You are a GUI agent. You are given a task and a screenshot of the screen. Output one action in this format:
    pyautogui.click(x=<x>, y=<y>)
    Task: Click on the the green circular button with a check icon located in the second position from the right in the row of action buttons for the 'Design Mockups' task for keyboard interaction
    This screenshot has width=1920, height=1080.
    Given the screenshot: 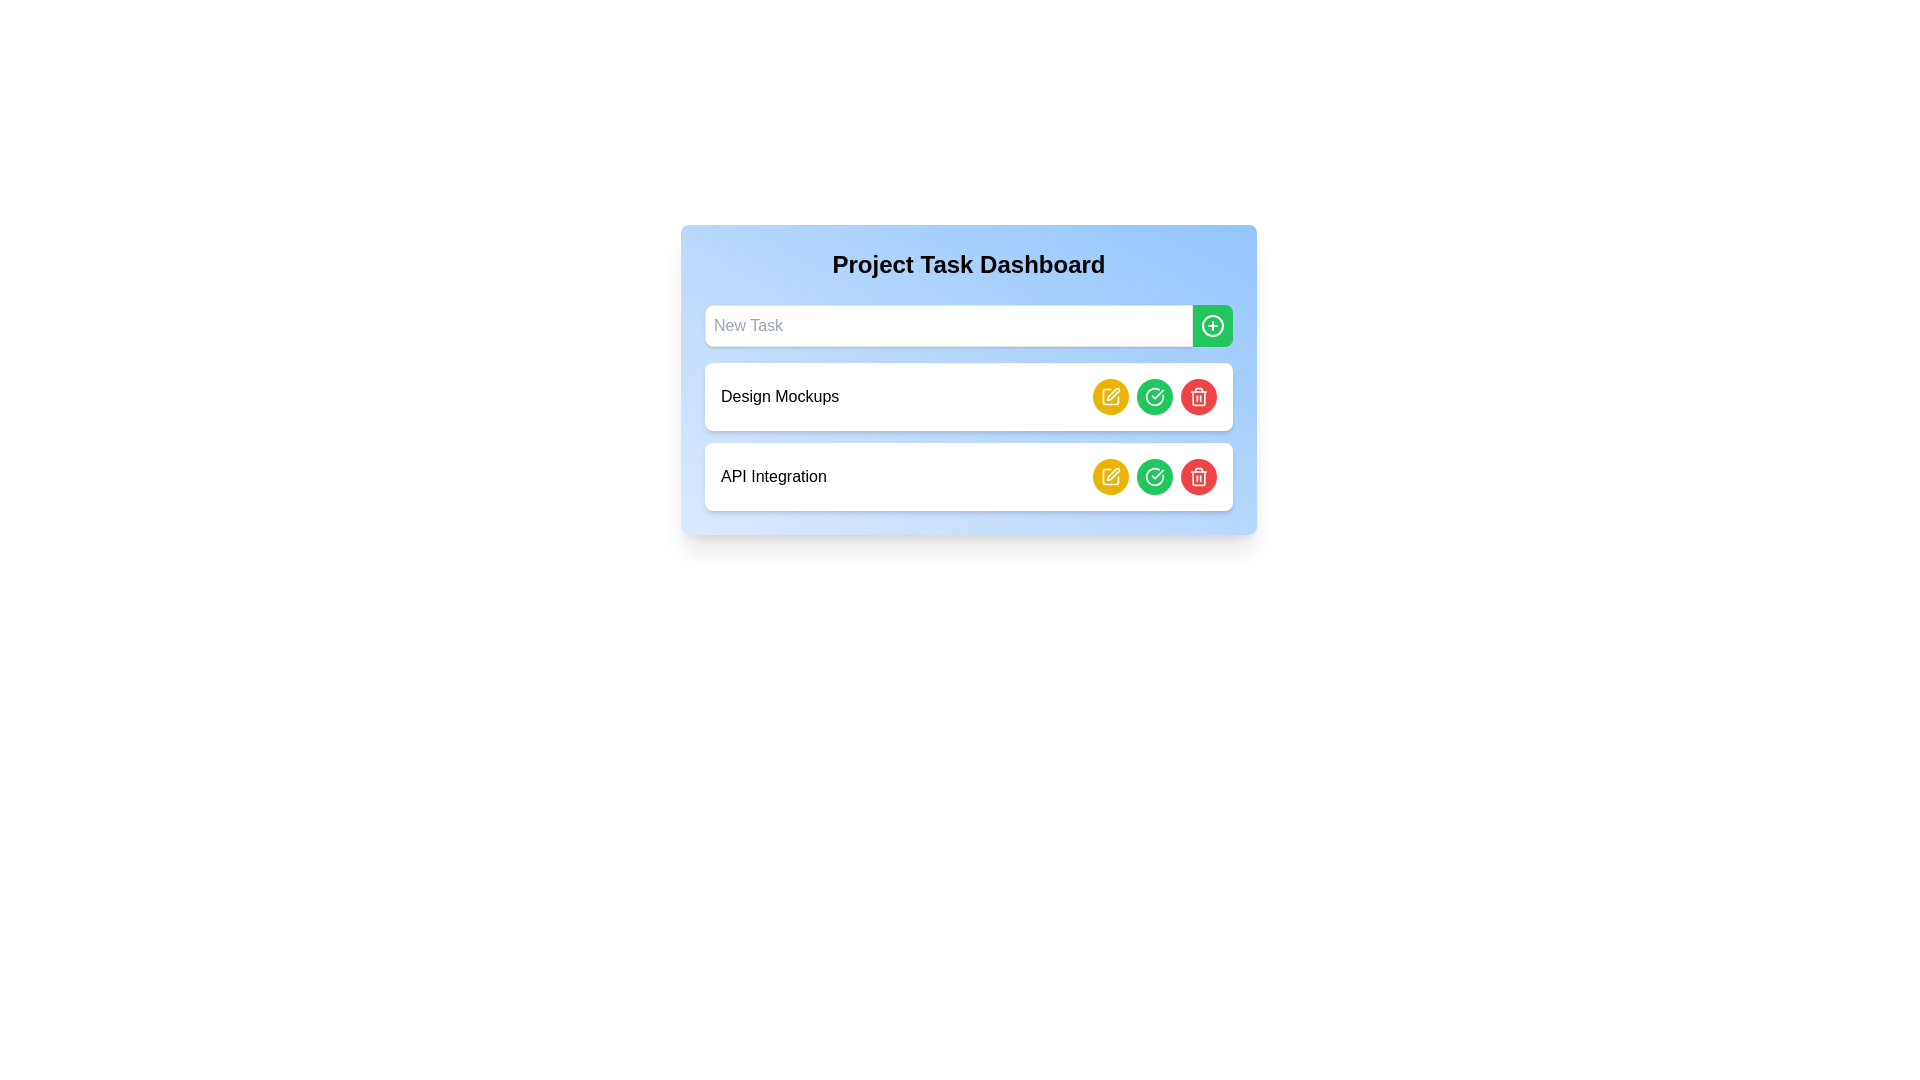 What is the action you would take?
    pyautogui.click(x=1155, y=397)
    